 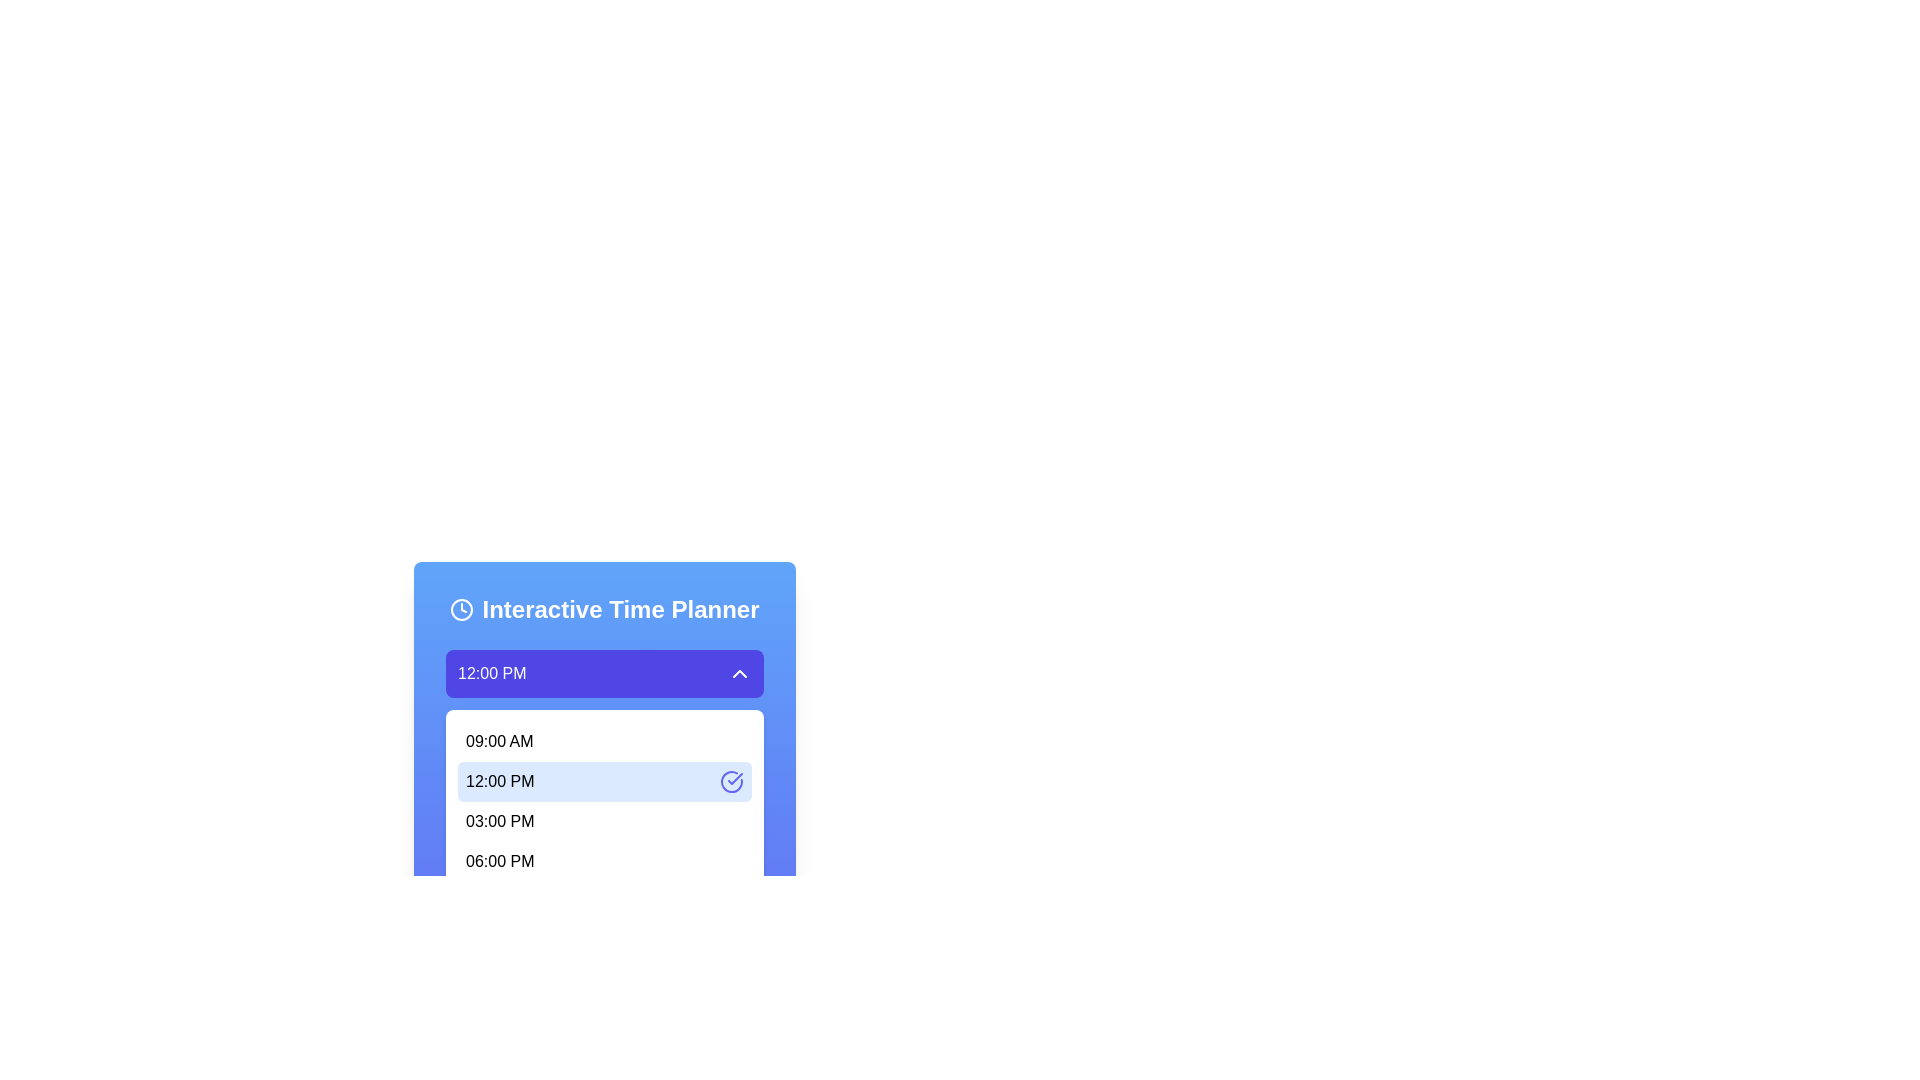 What do you see at coordinates (603, 608) in the screenshot?
I see `the Text header element that serves as a title for the associated interactive section, located at the top of its card-like layout` at bounding box center [603, 608].